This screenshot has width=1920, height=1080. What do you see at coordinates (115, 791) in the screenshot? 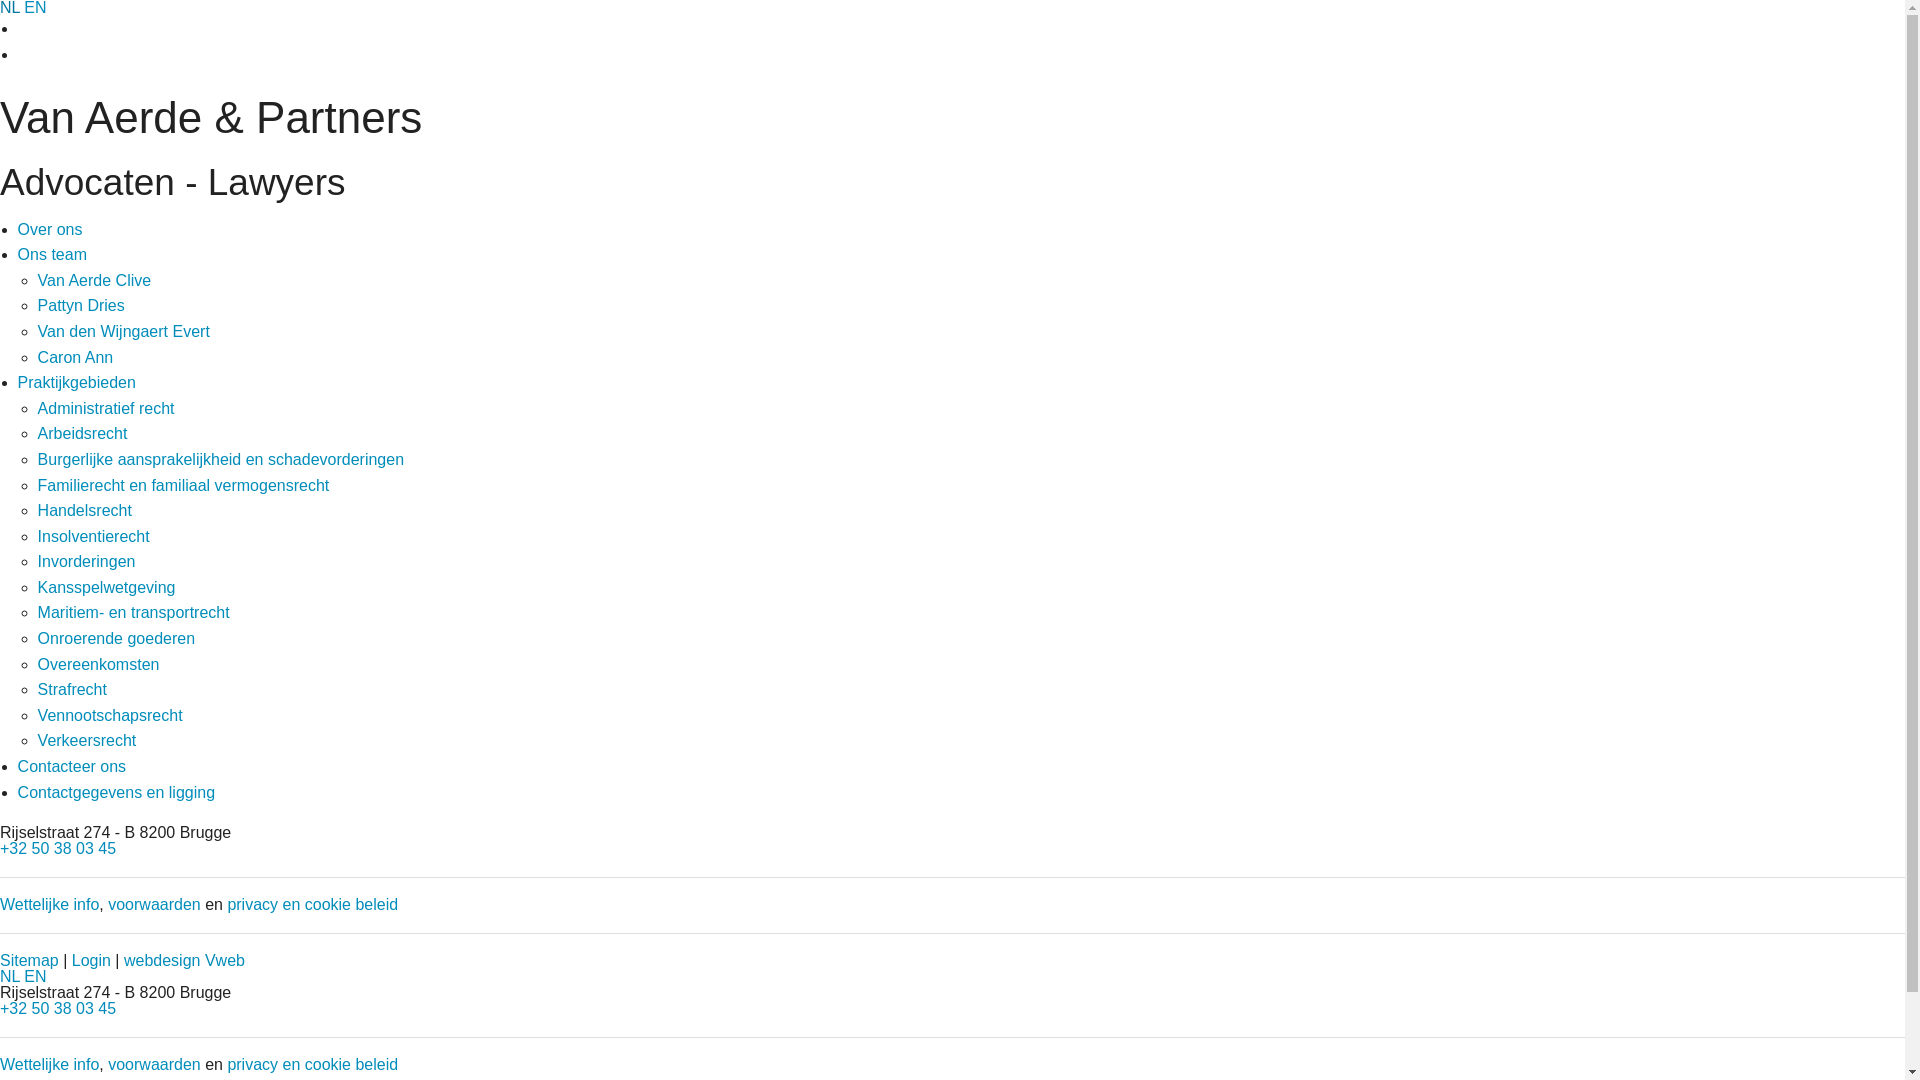
I see `'Contactgegevens en ligging'` at bounding box center [115, 791].